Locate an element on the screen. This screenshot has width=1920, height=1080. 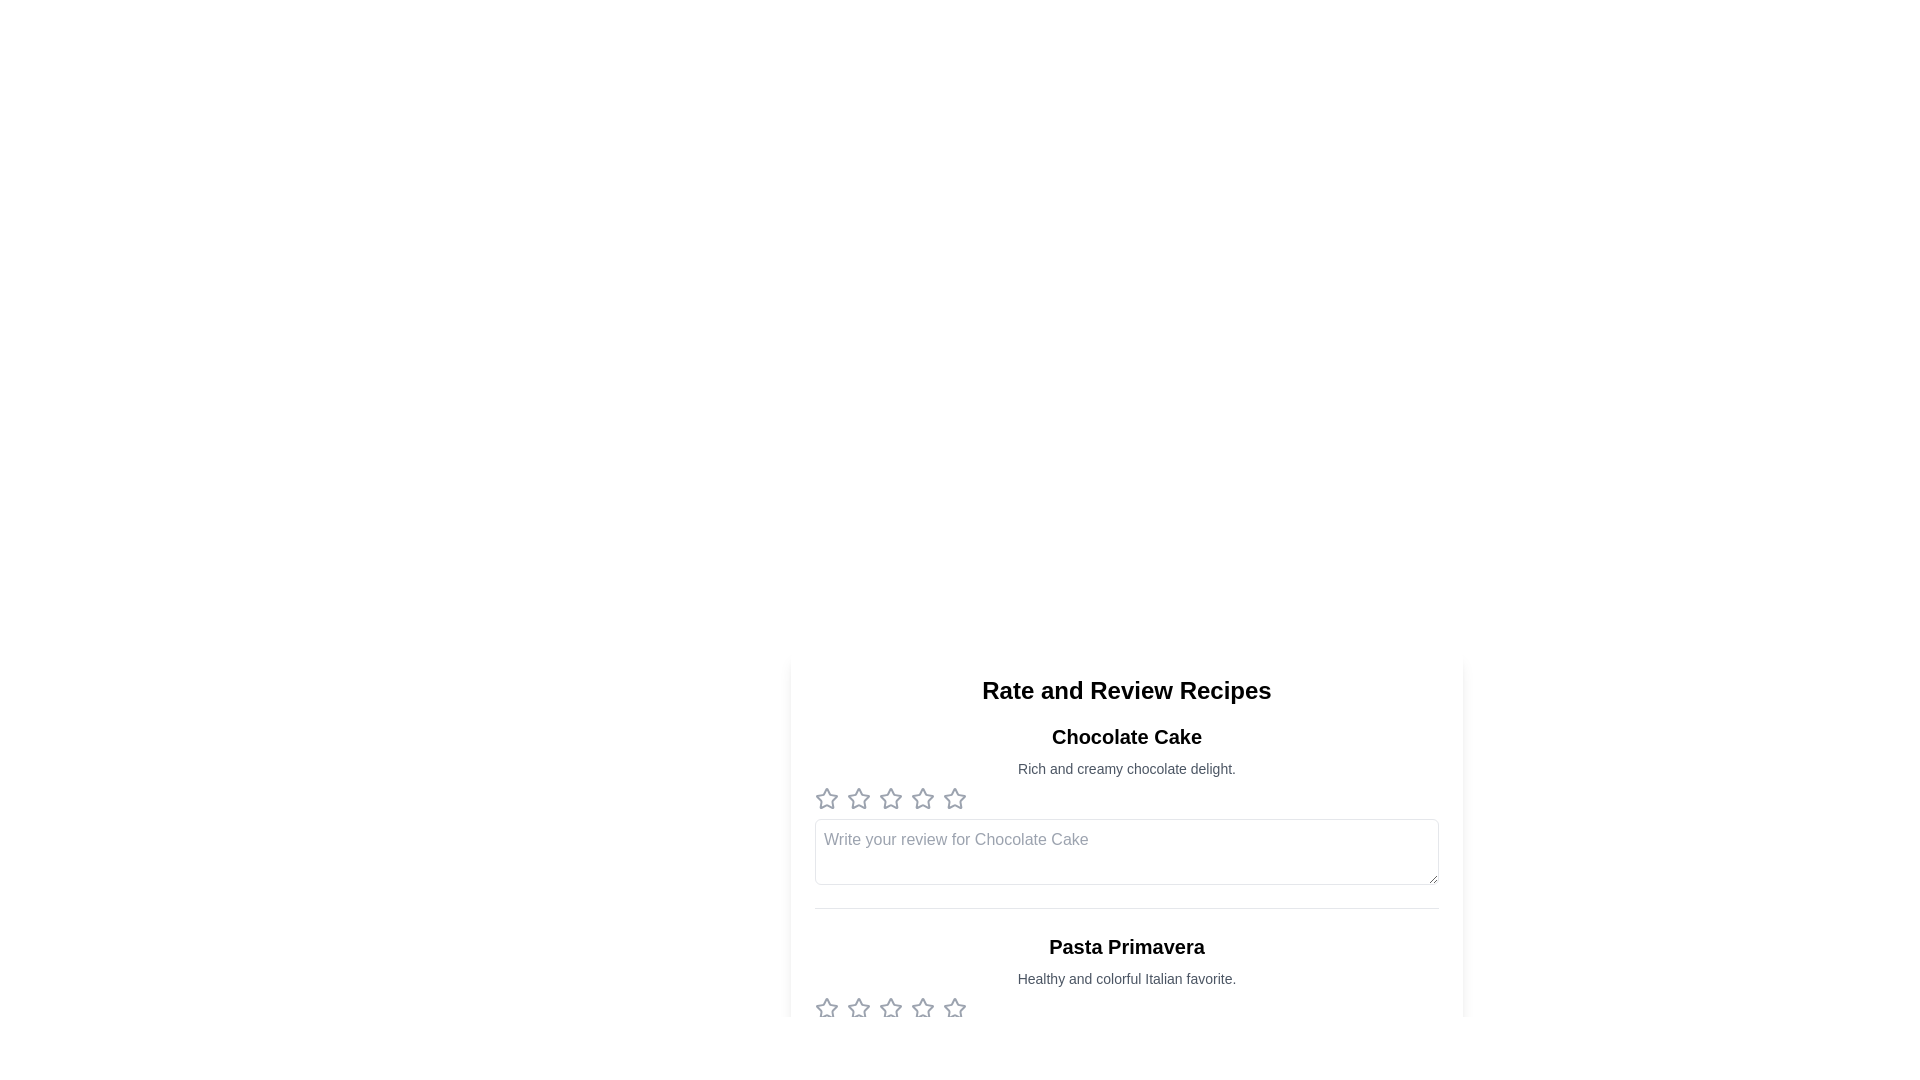
the second star in the five-star rating system for the 'Chocolate Cake' review to rate it is located at coordinates (859, 797).